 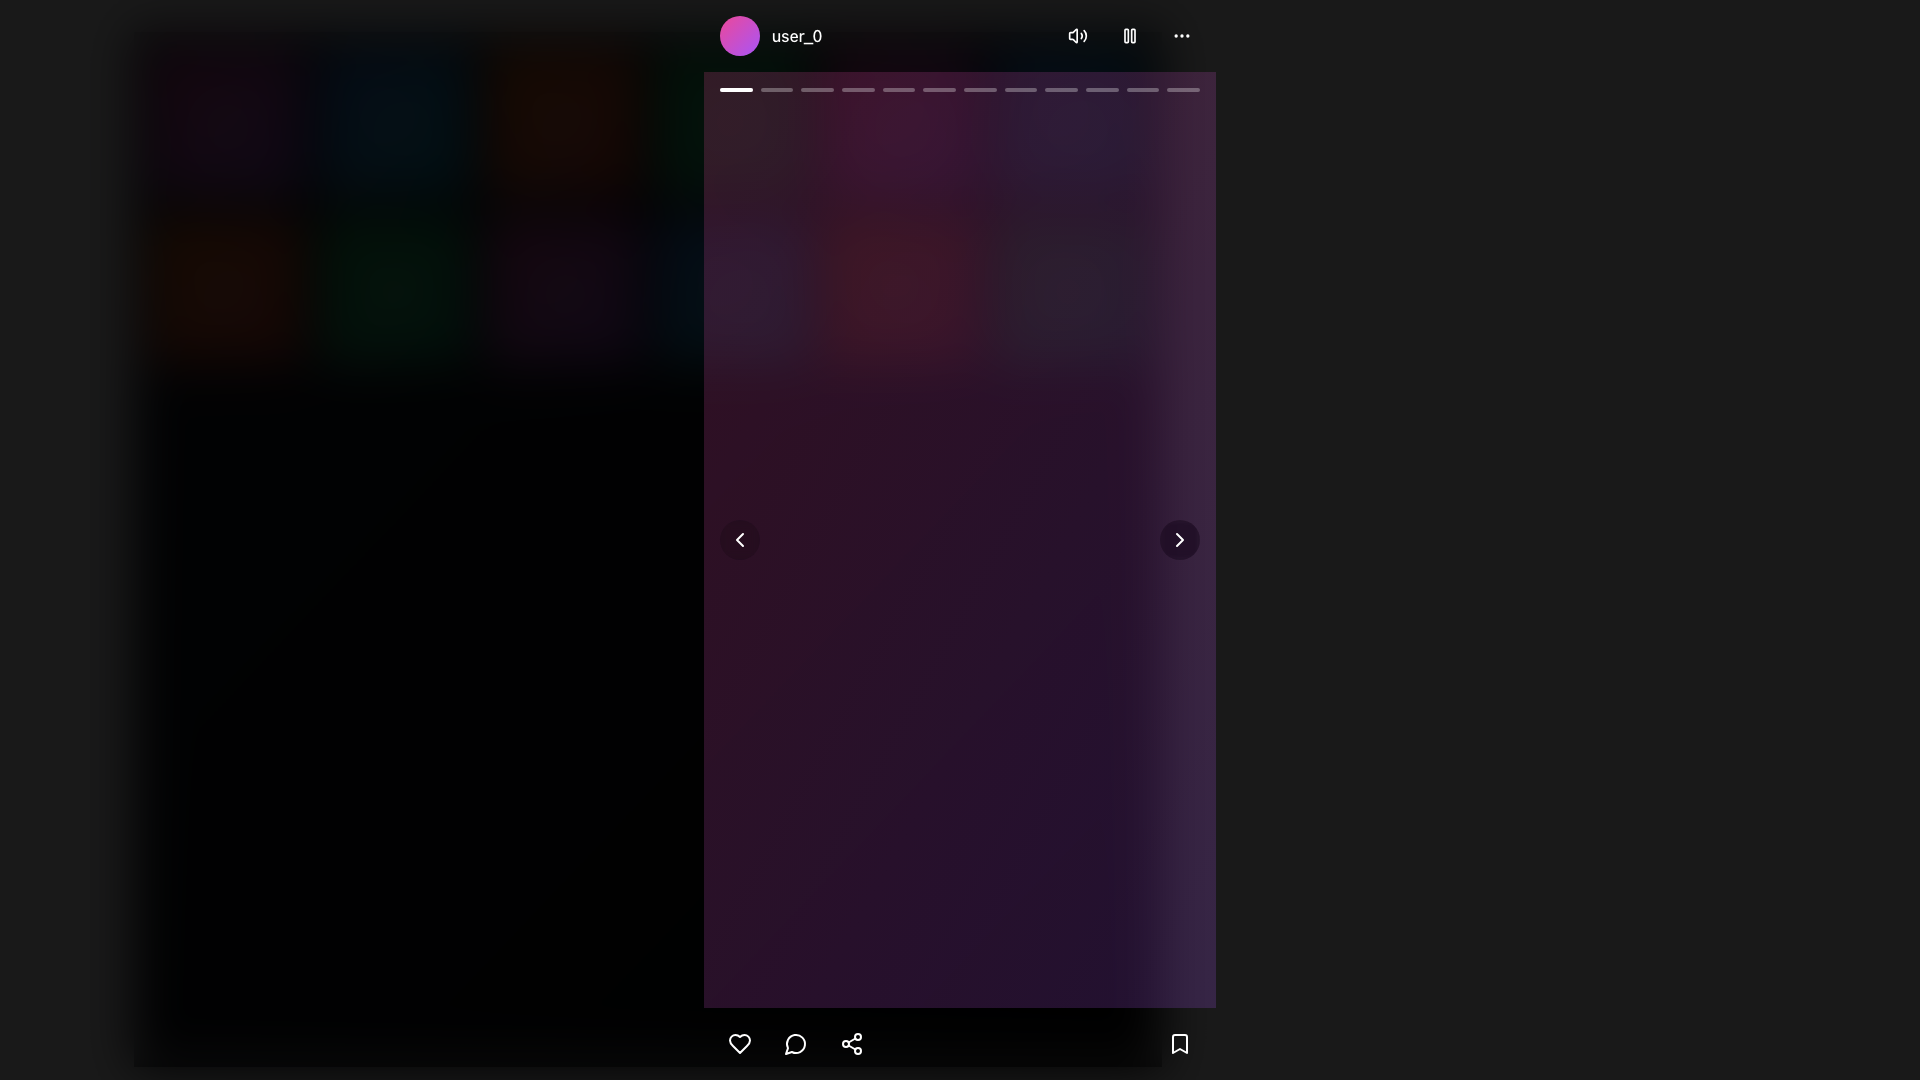 I want to click on the Interactive Card, which is the second item in the second row of the grid layout, so click(x=394, y=293).